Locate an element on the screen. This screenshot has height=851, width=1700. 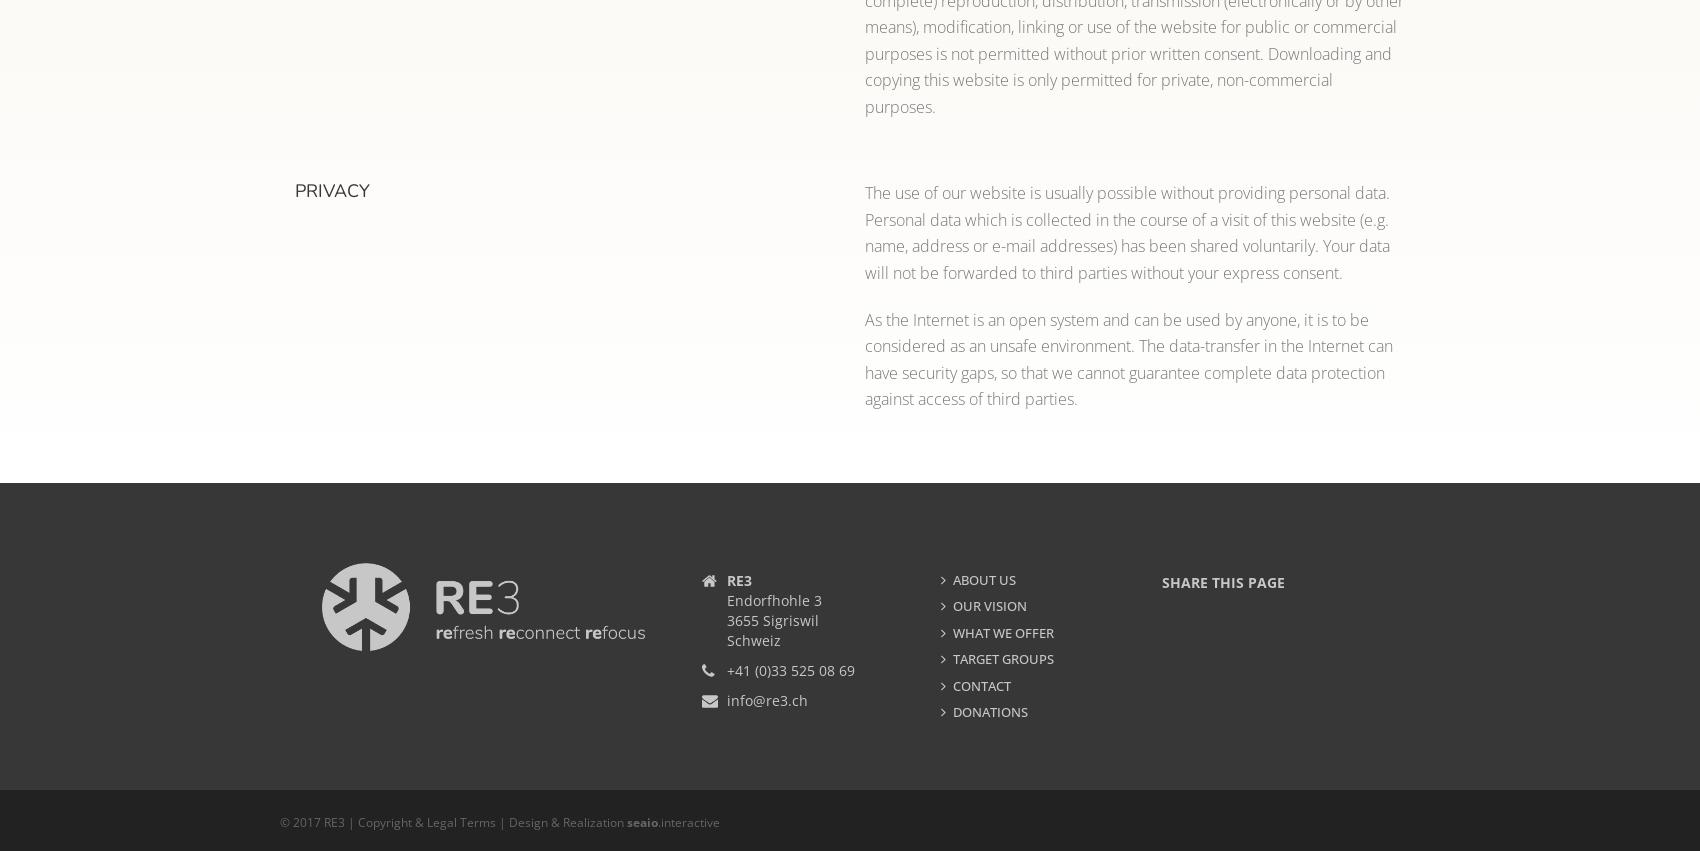
'Donations' is located at coordinates (989, 711).